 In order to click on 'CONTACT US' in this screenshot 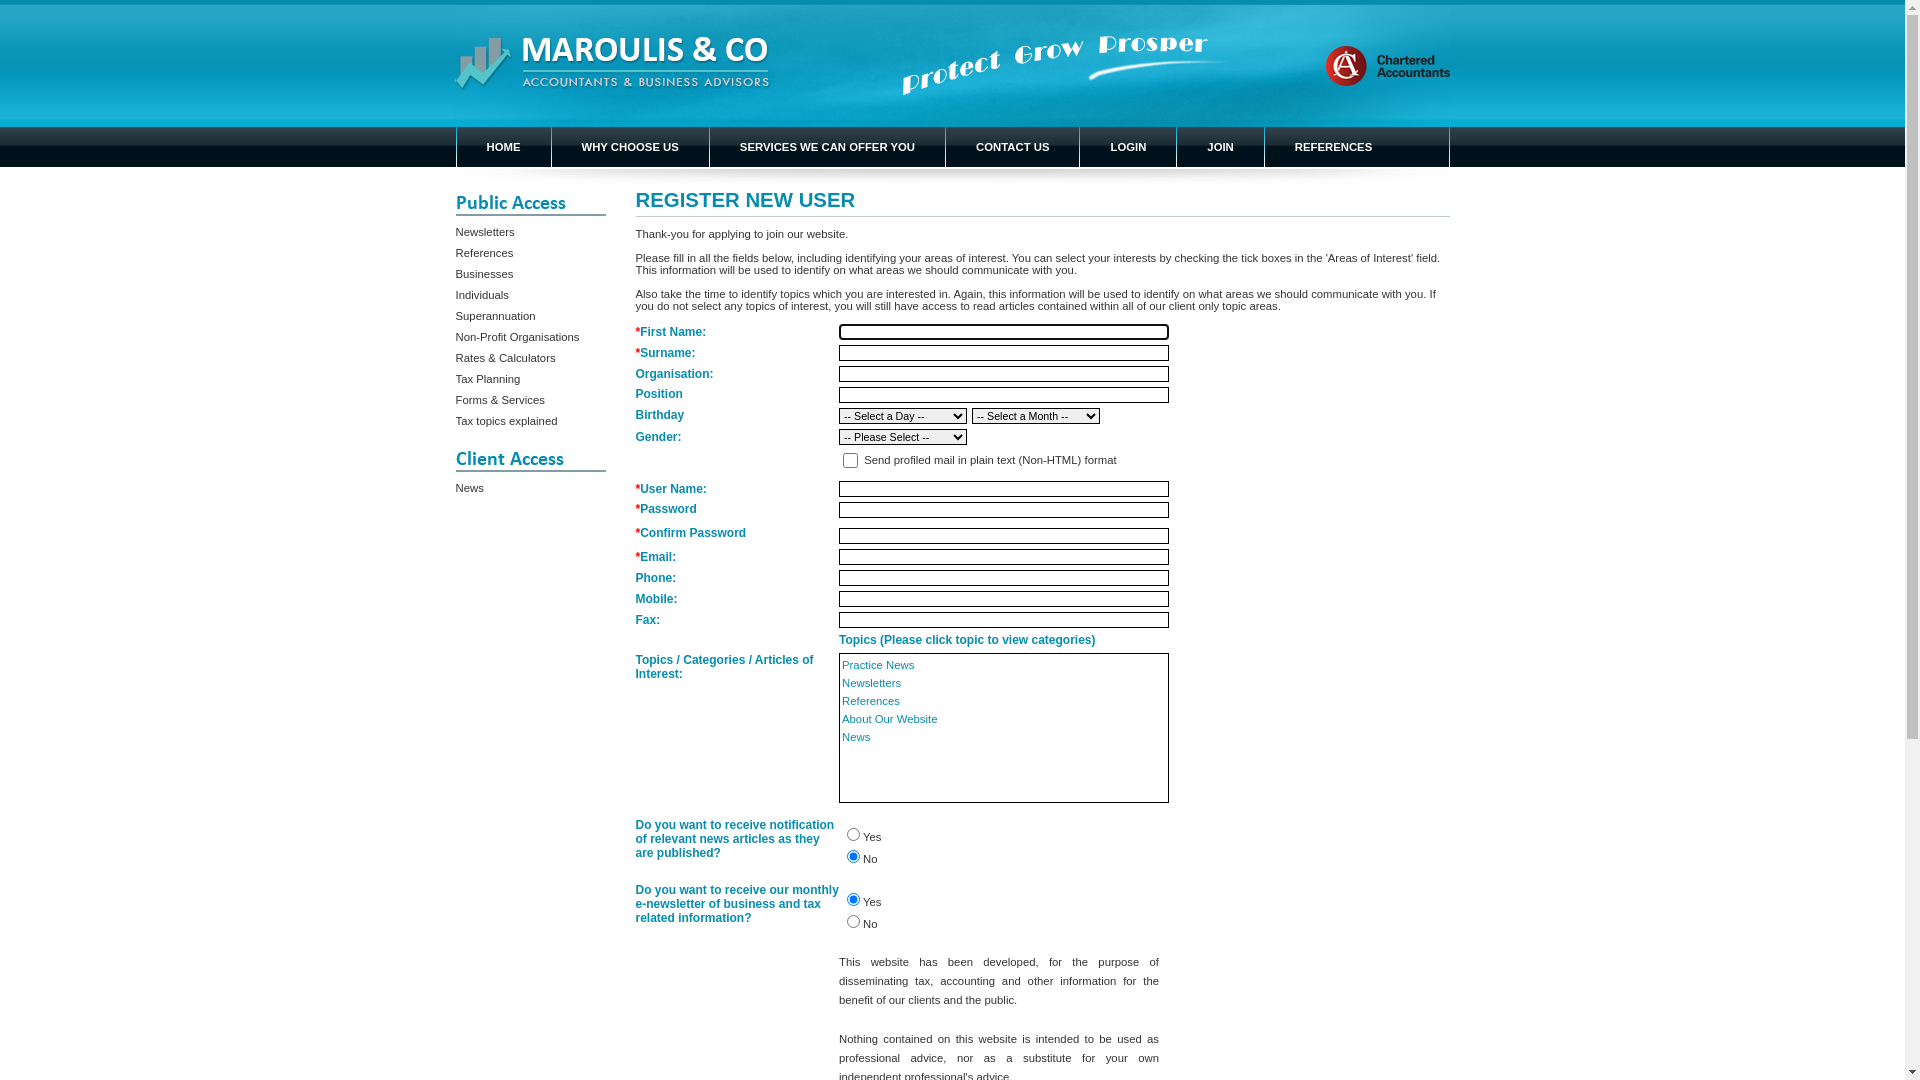, I will do `click(1012, 145)`.